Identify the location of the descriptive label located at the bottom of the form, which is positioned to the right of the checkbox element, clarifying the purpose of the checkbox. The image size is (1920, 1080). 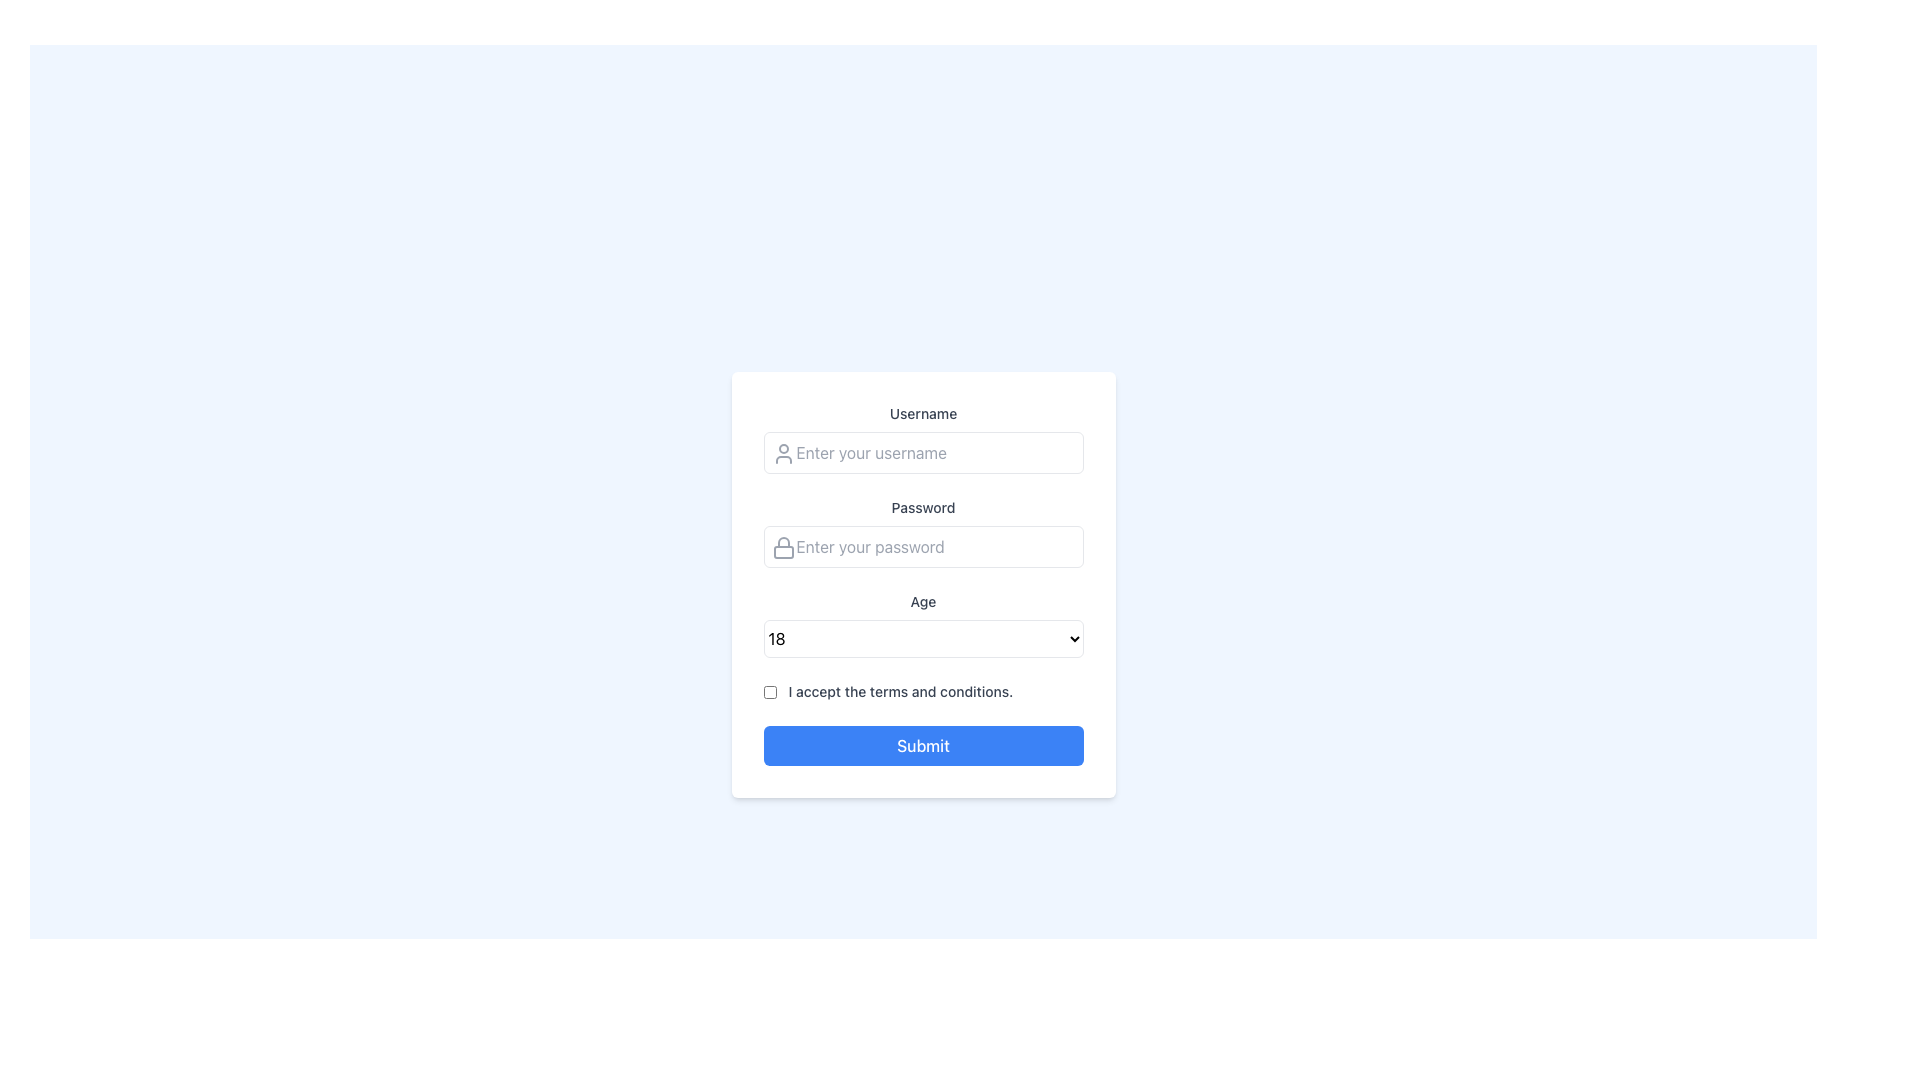
(899, 690).